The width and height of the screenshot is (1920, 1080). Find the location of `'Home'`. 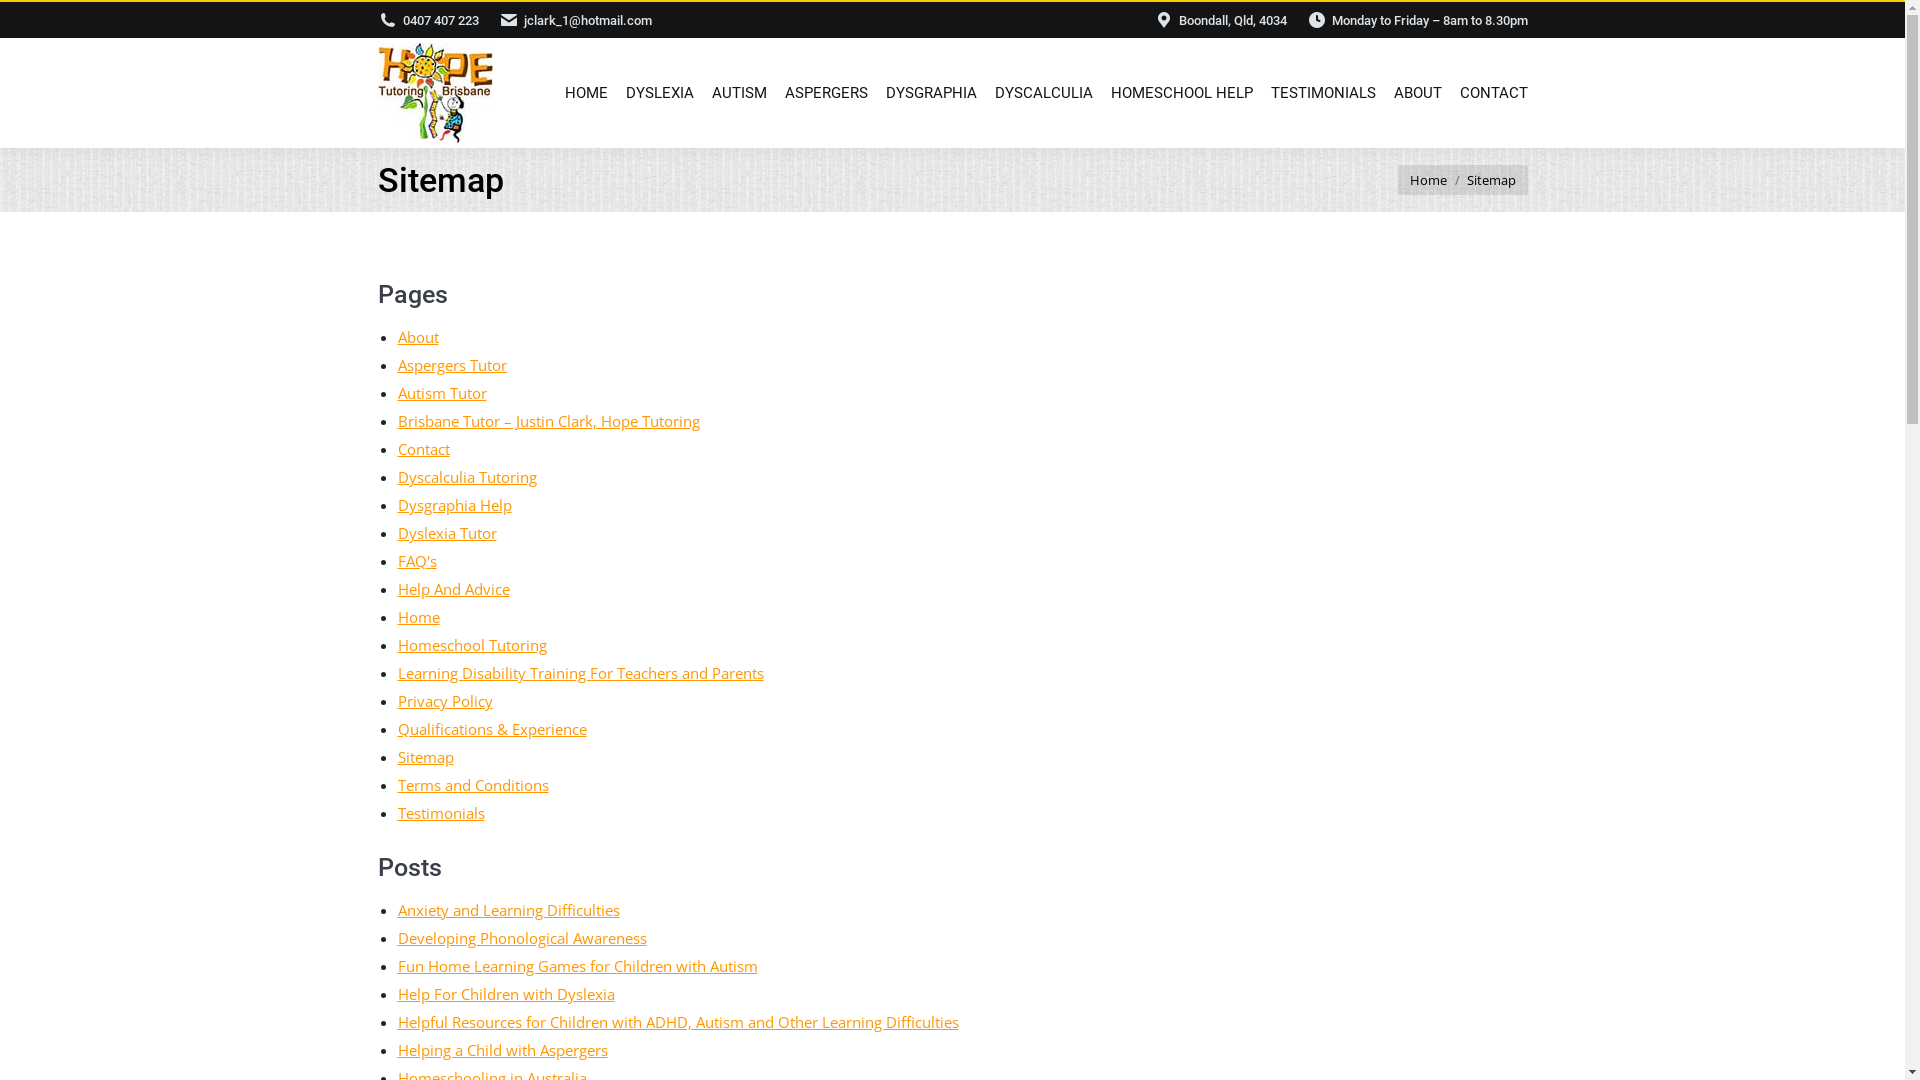

'Home' is located at coordinates (1409, 180).